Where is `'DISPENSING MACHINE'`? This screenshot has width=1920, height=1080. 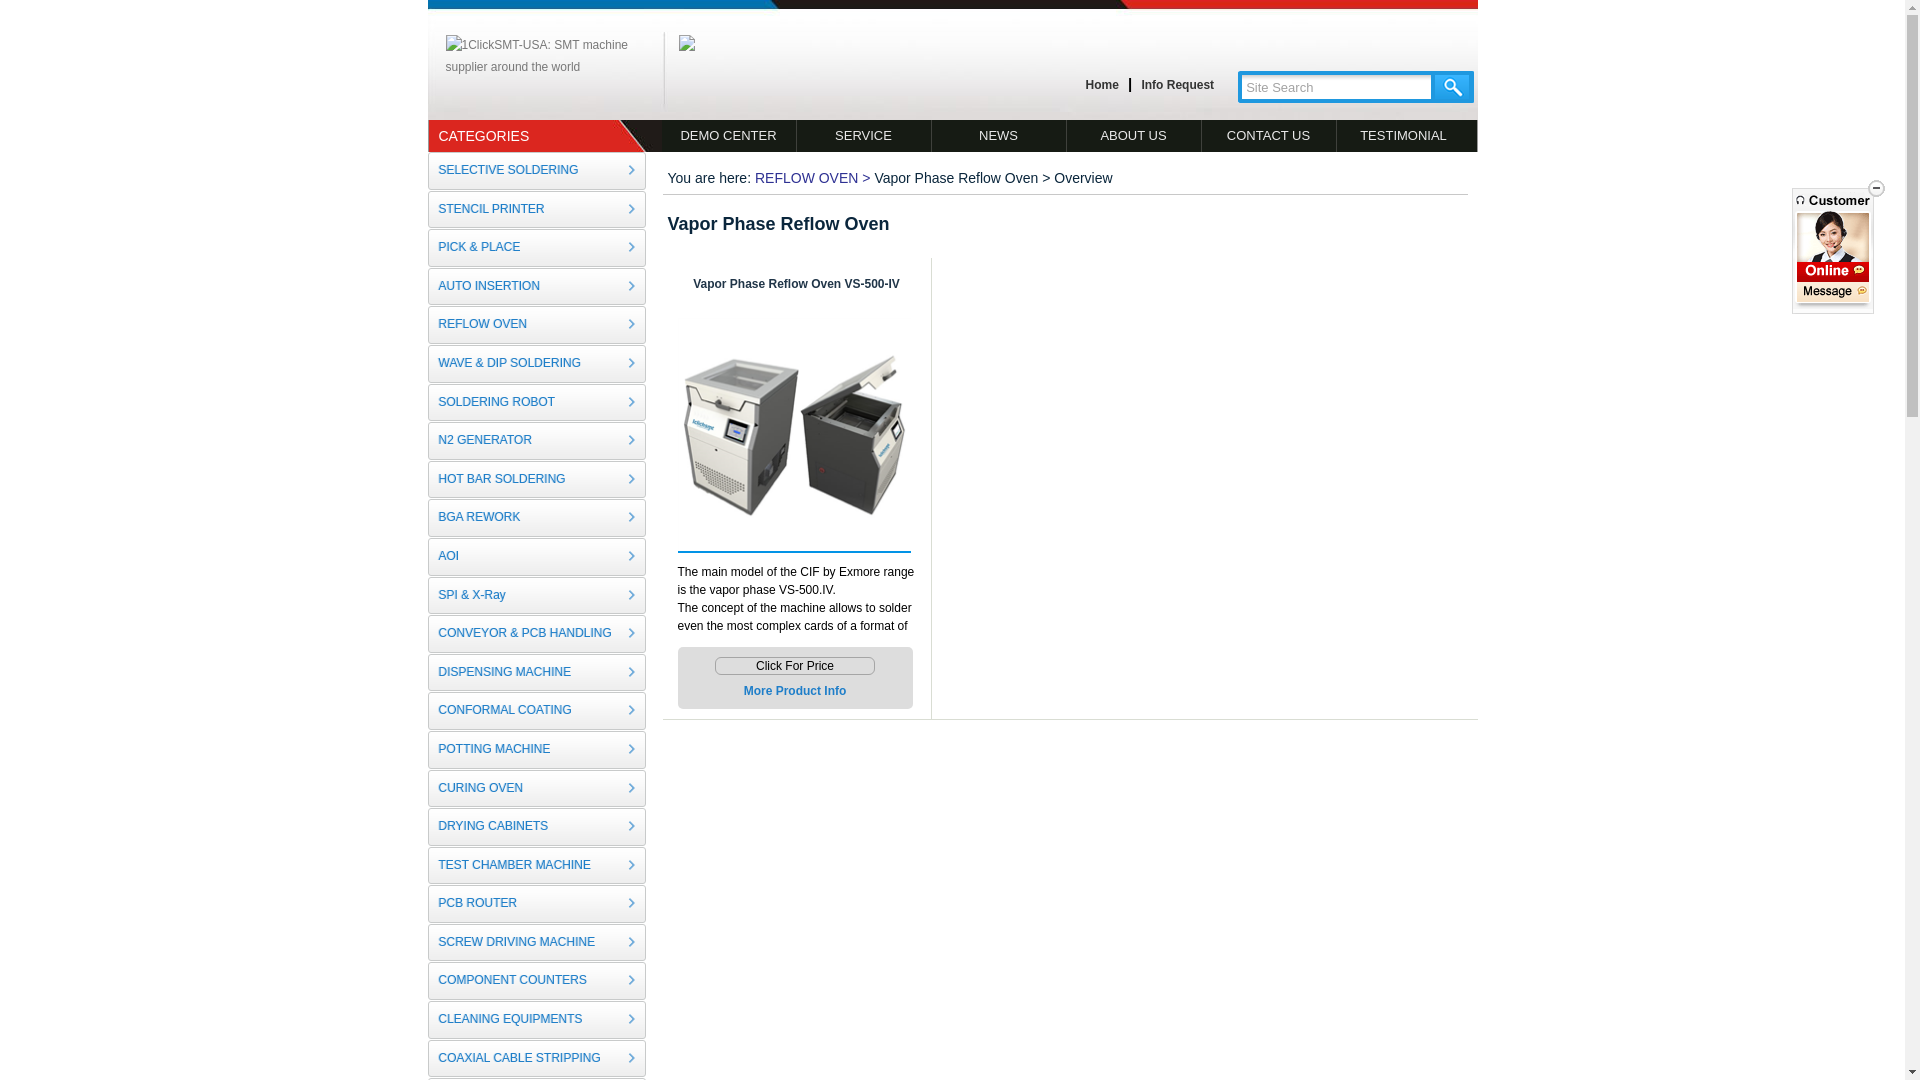 'DISPENSING MACHINE' is located at coordinates (537, 672).